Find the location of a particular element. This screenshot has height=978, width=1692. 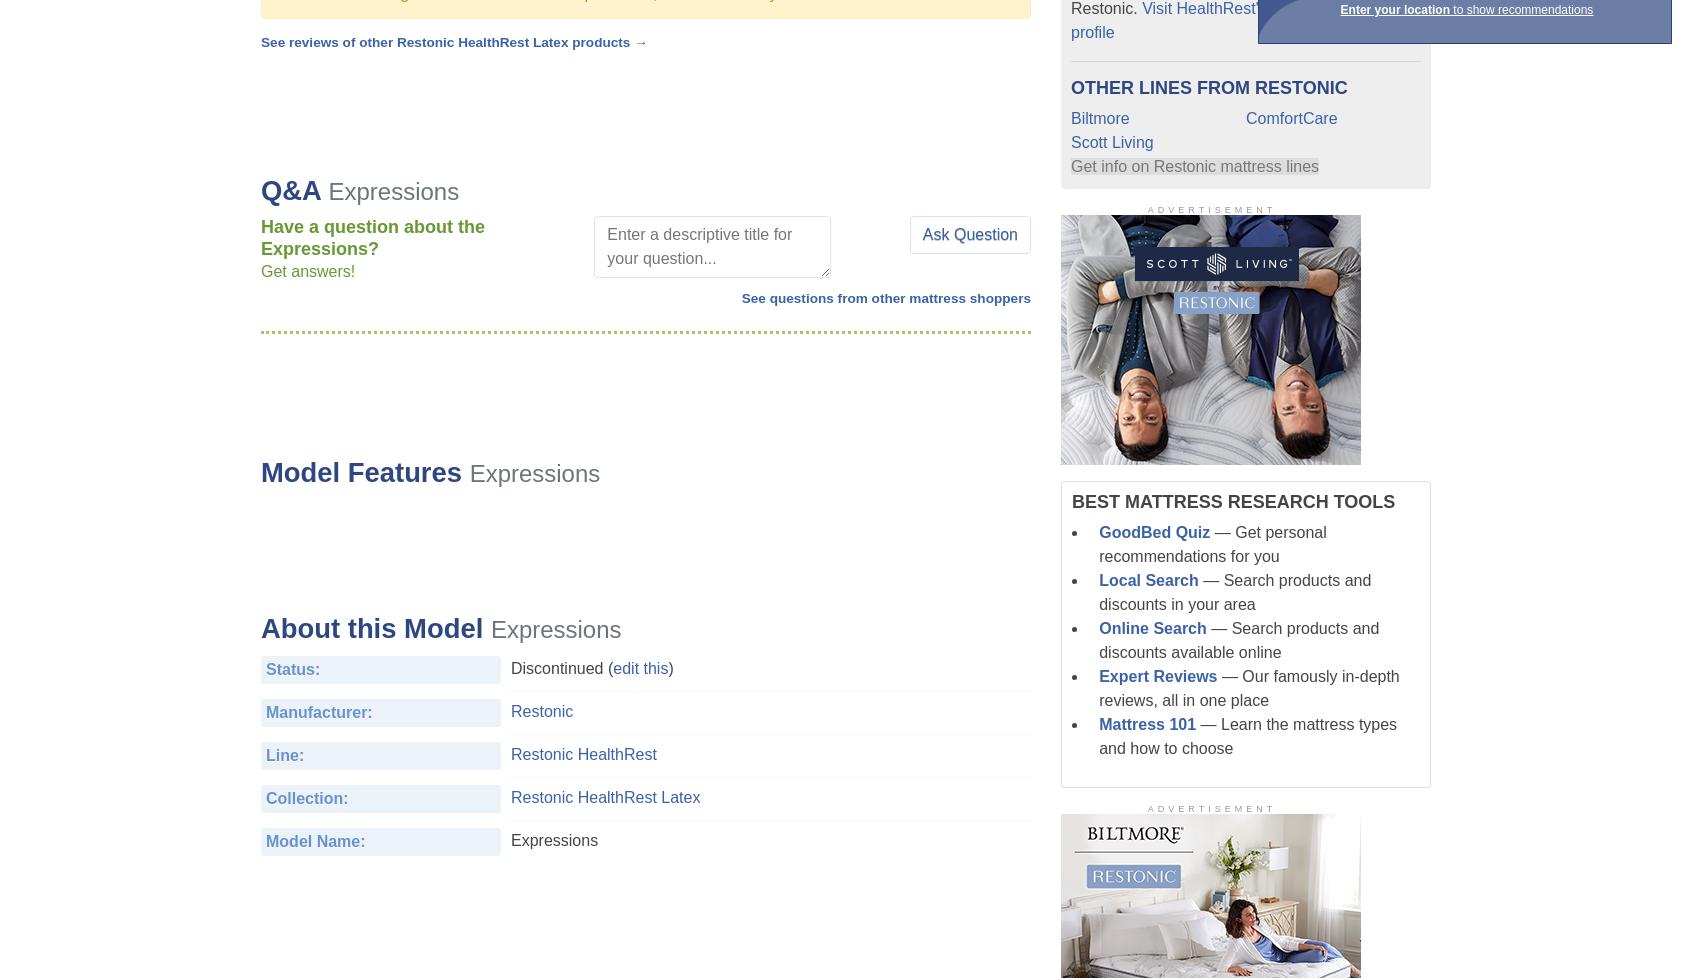

'Best Mattress Research Tools' is located at coordinates (1233, 501).